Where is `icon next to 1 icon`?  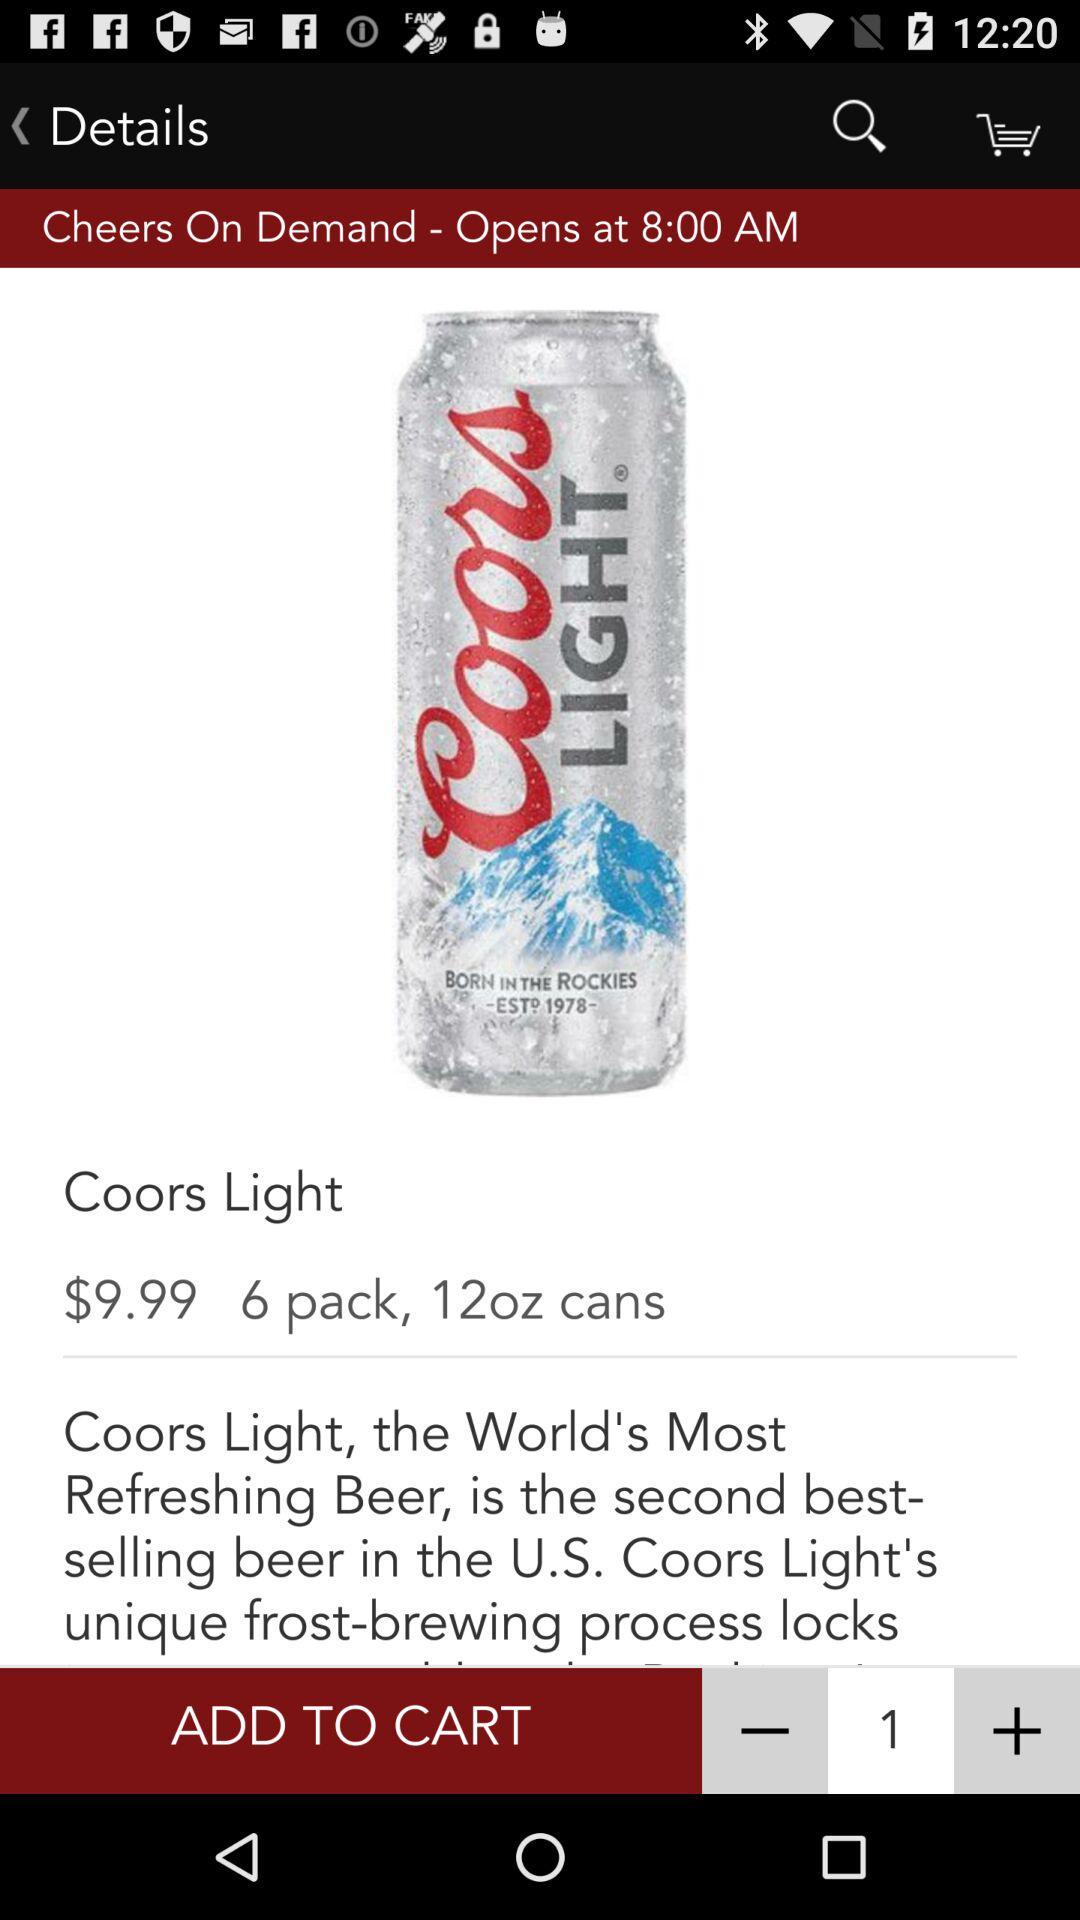
icon next to 1 icon is located at coordinates (764, 1730).